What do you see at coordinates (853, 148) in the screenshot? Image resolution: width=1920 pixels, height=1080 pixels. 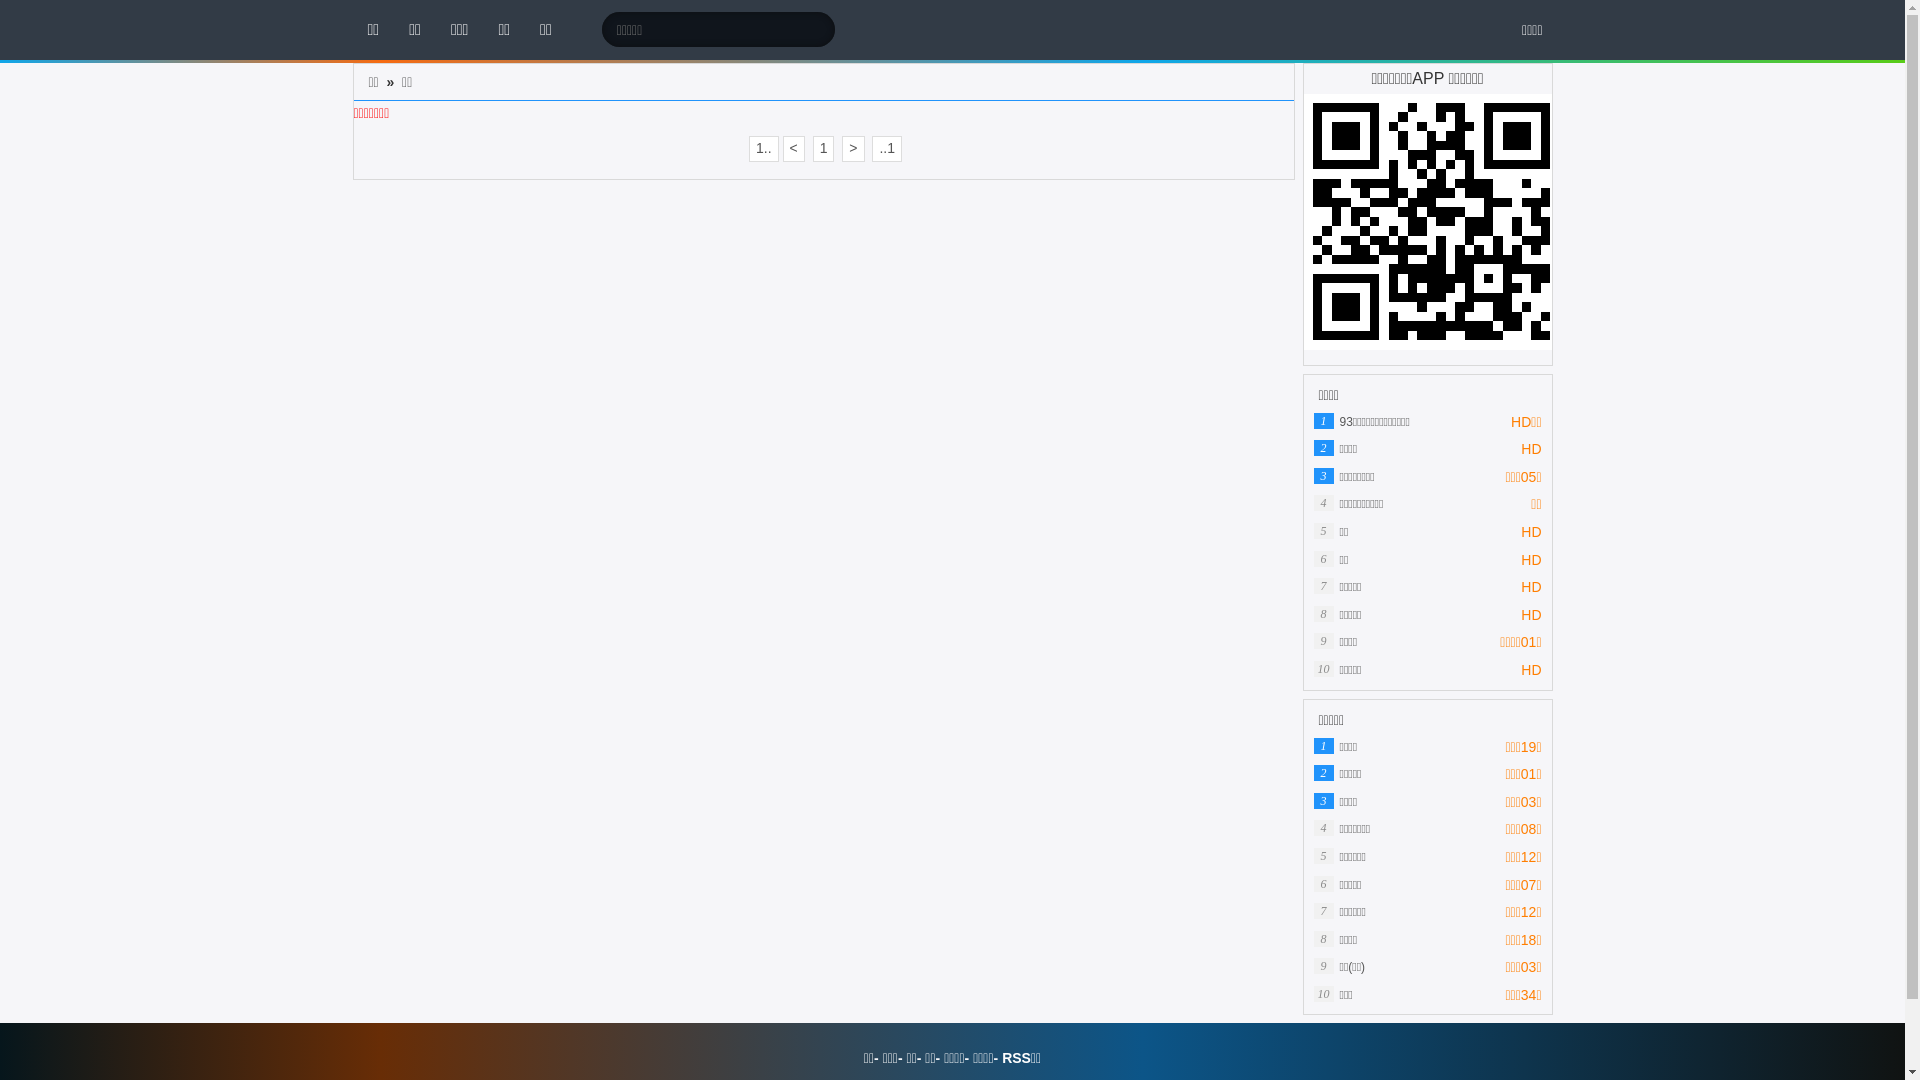 I see `'>'` at bounding box center [853, 148].